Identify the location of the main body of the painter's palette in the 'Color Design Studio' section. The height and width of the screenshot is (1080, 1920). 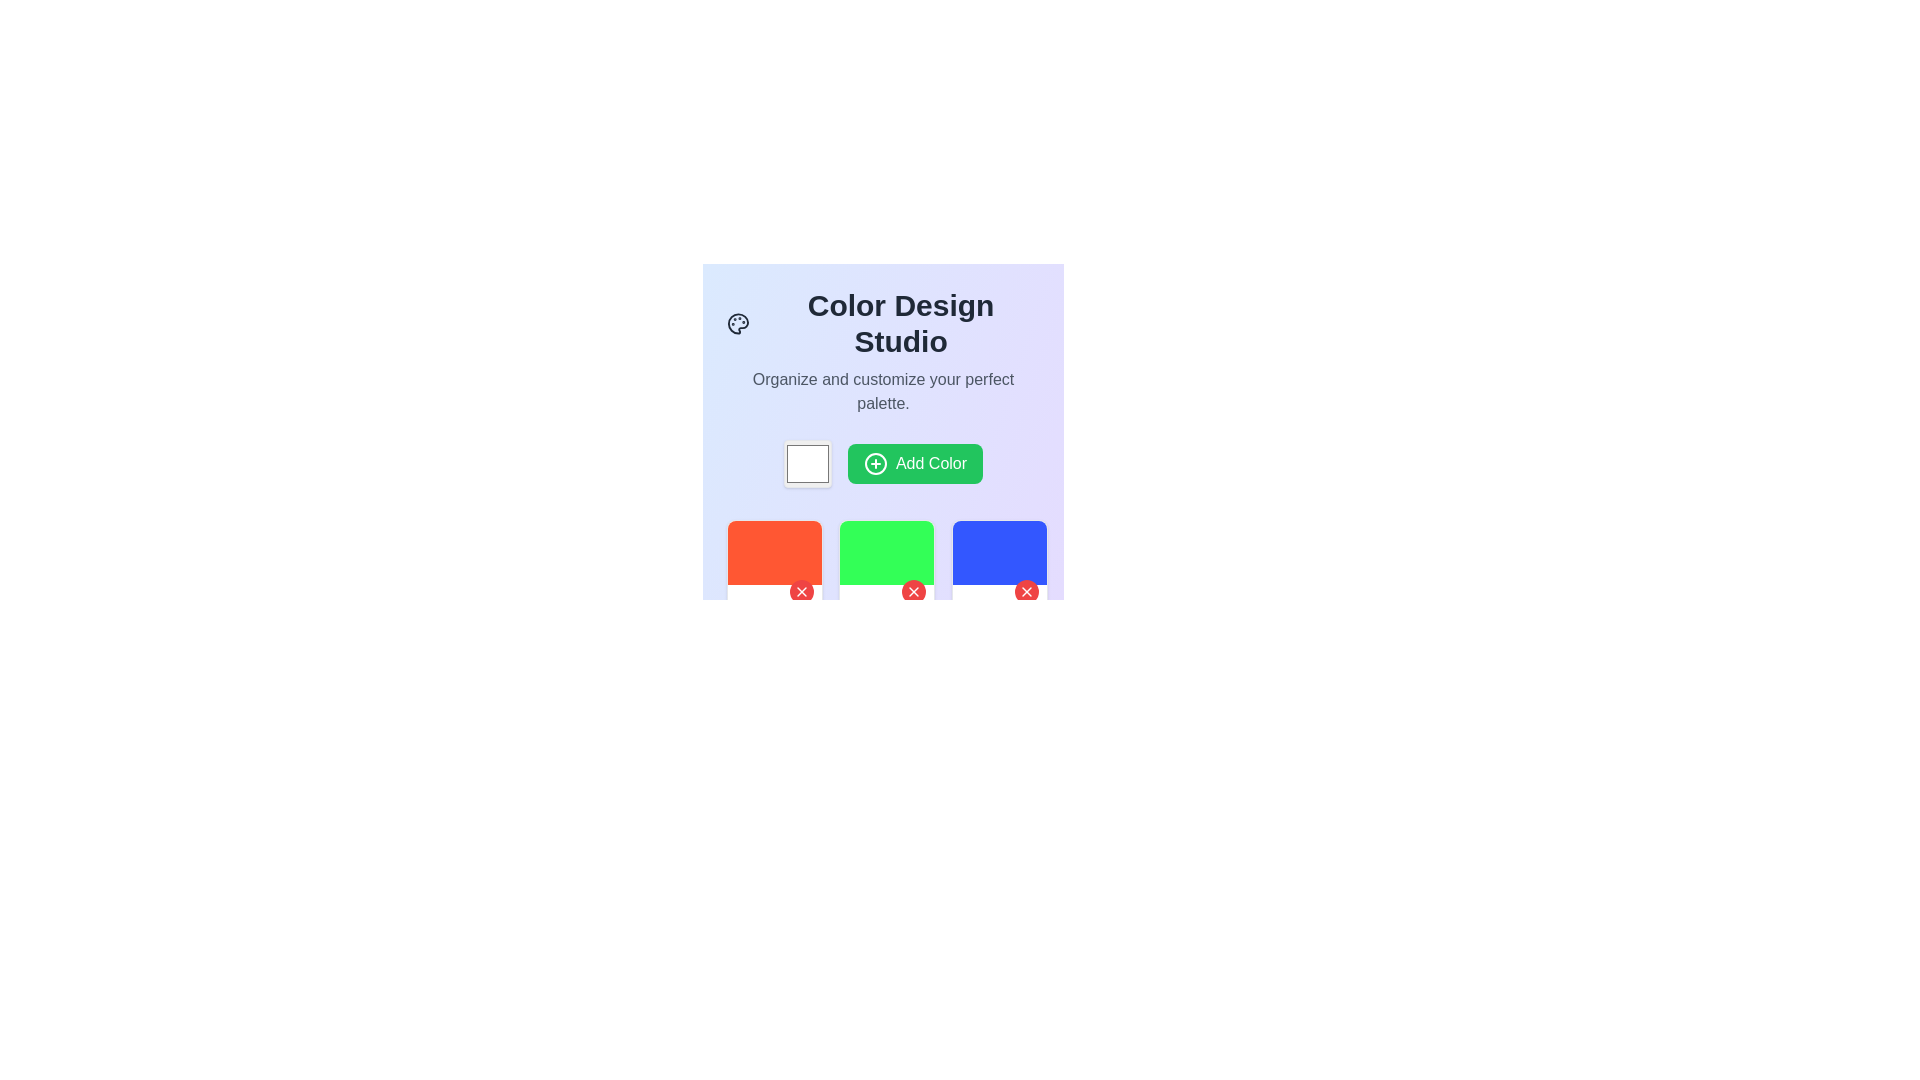
(737, 323).